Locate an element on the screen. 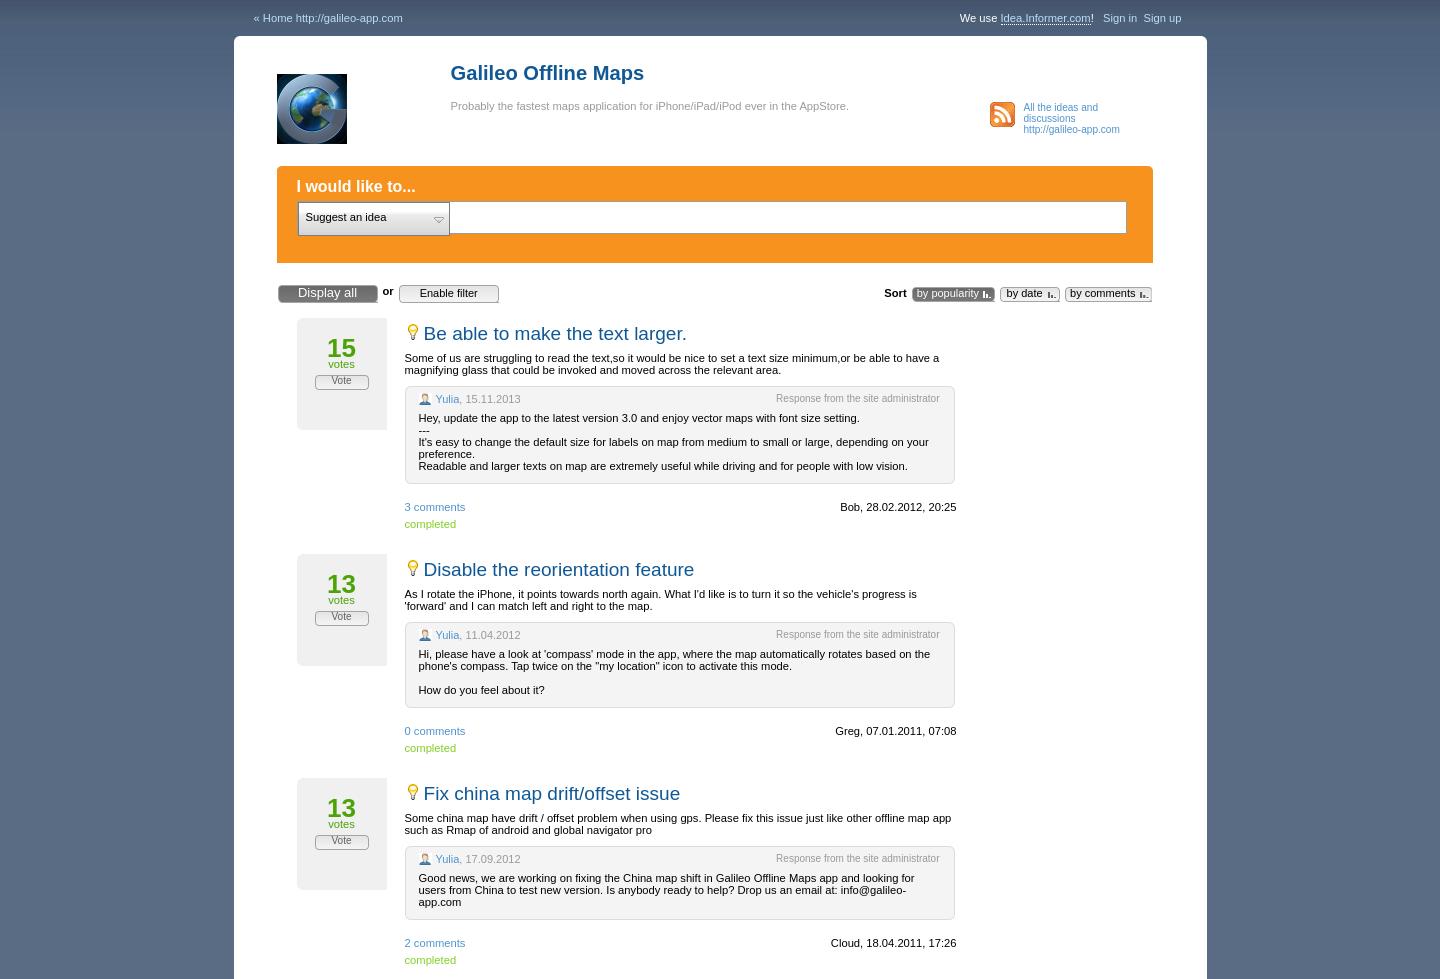  '2 comments' is located at coordinates (434, 941).